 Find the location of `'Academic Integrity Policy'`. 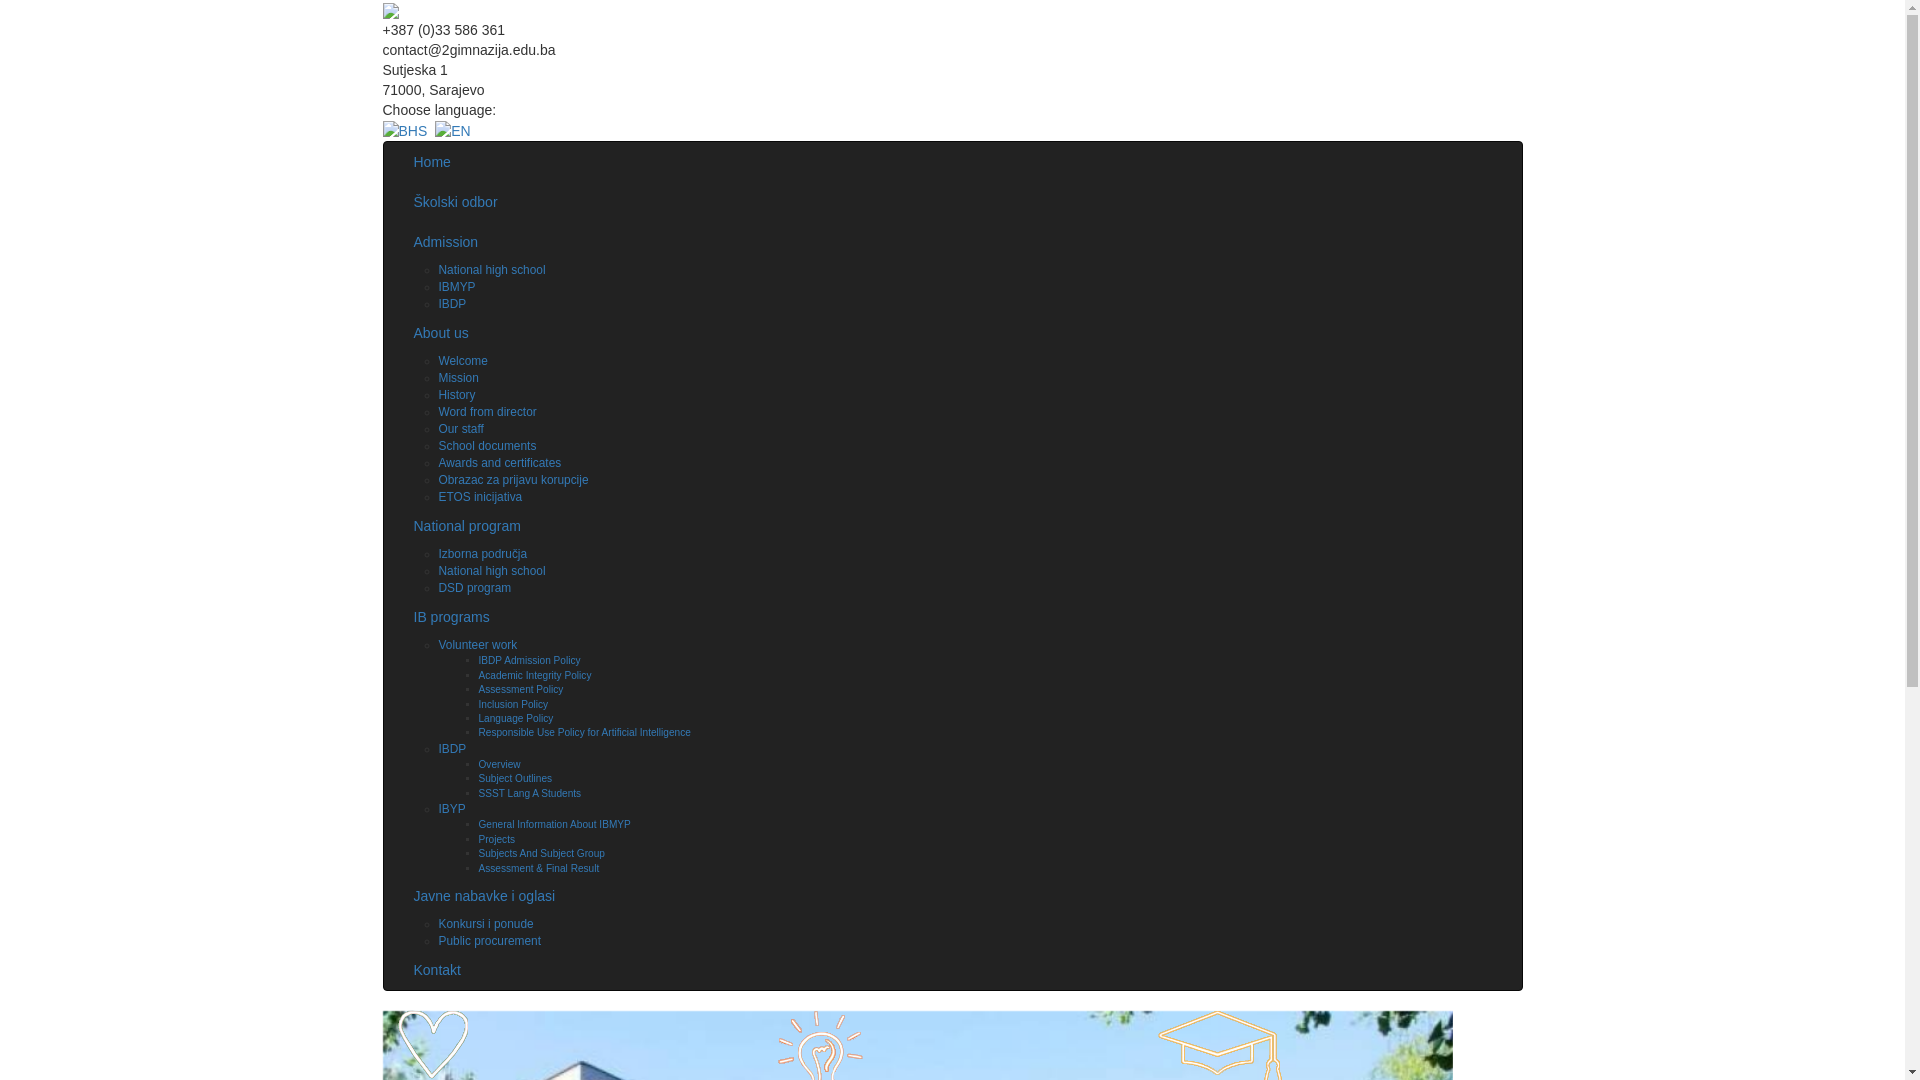

'Academic Integrity Policy' is located at coordinates (534, 675).